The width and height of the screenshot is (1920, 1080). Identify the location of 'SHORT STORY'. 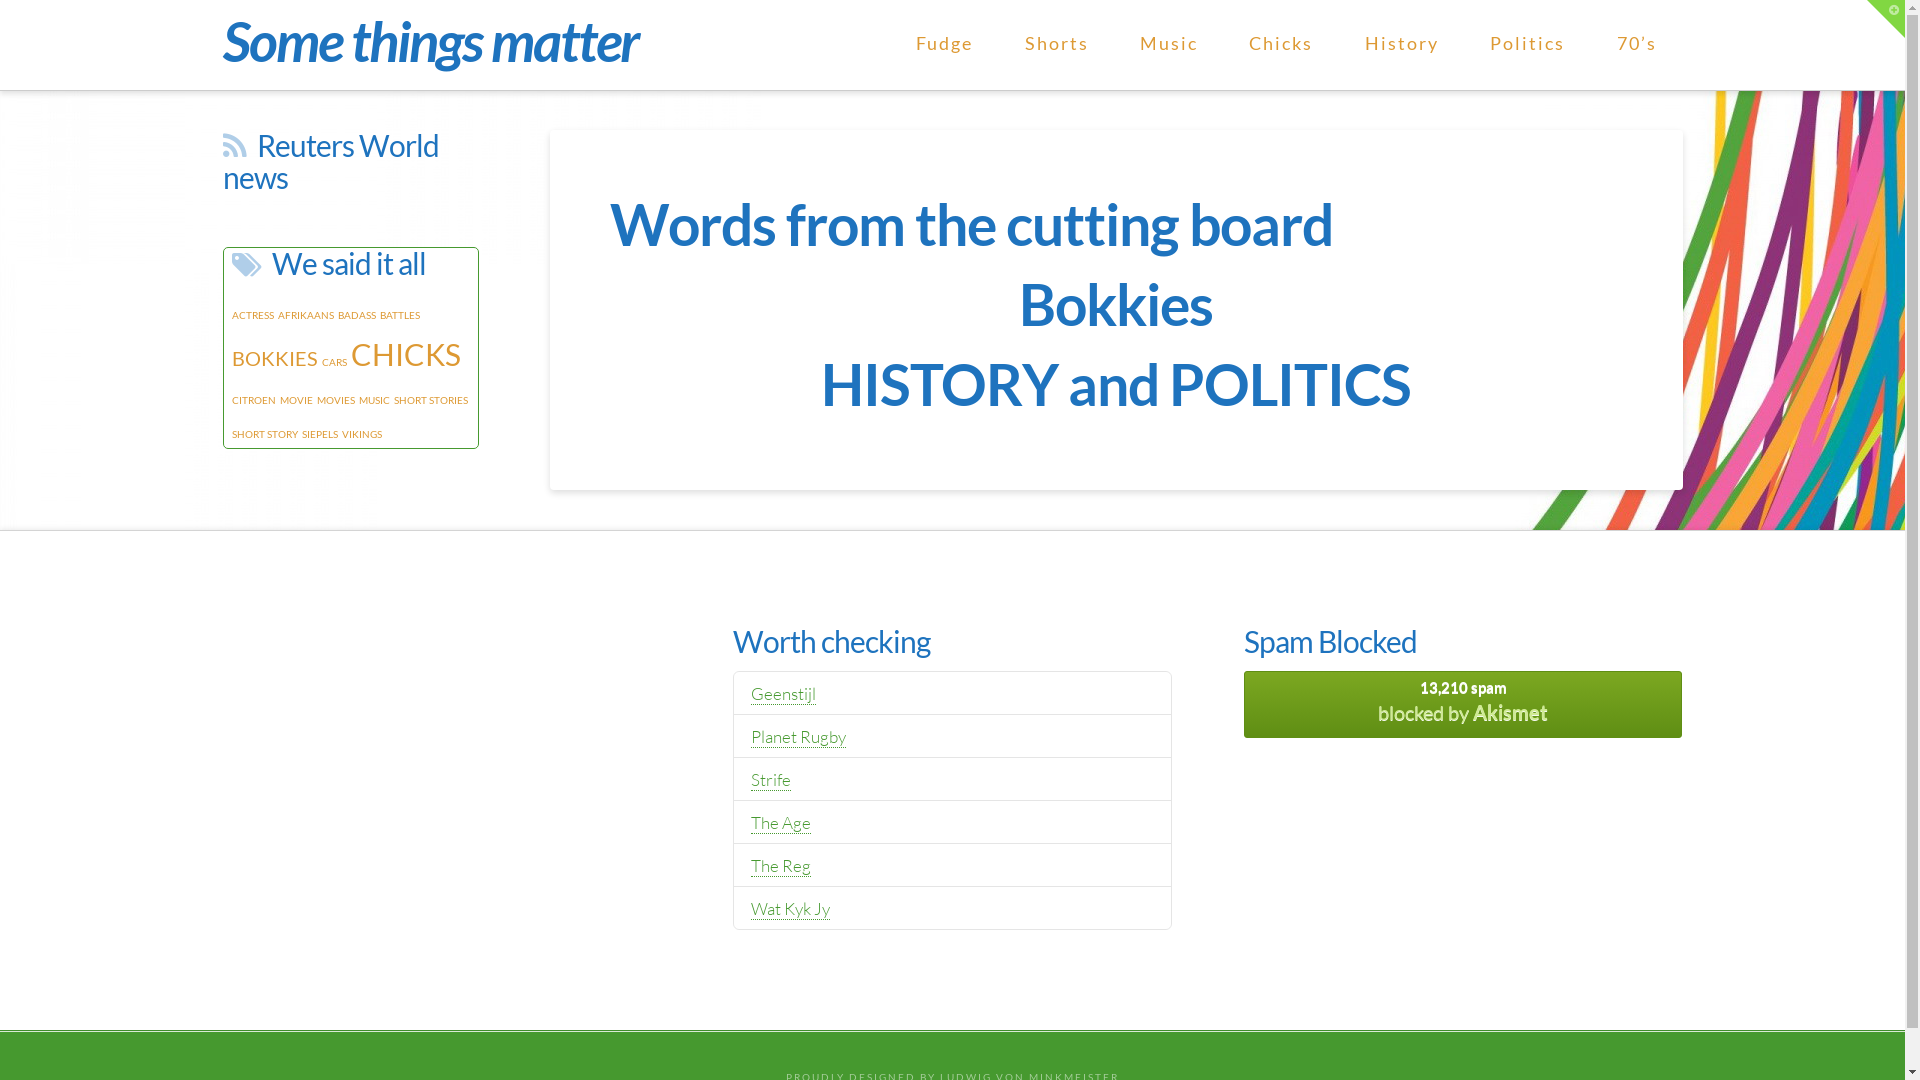
(263, 433).